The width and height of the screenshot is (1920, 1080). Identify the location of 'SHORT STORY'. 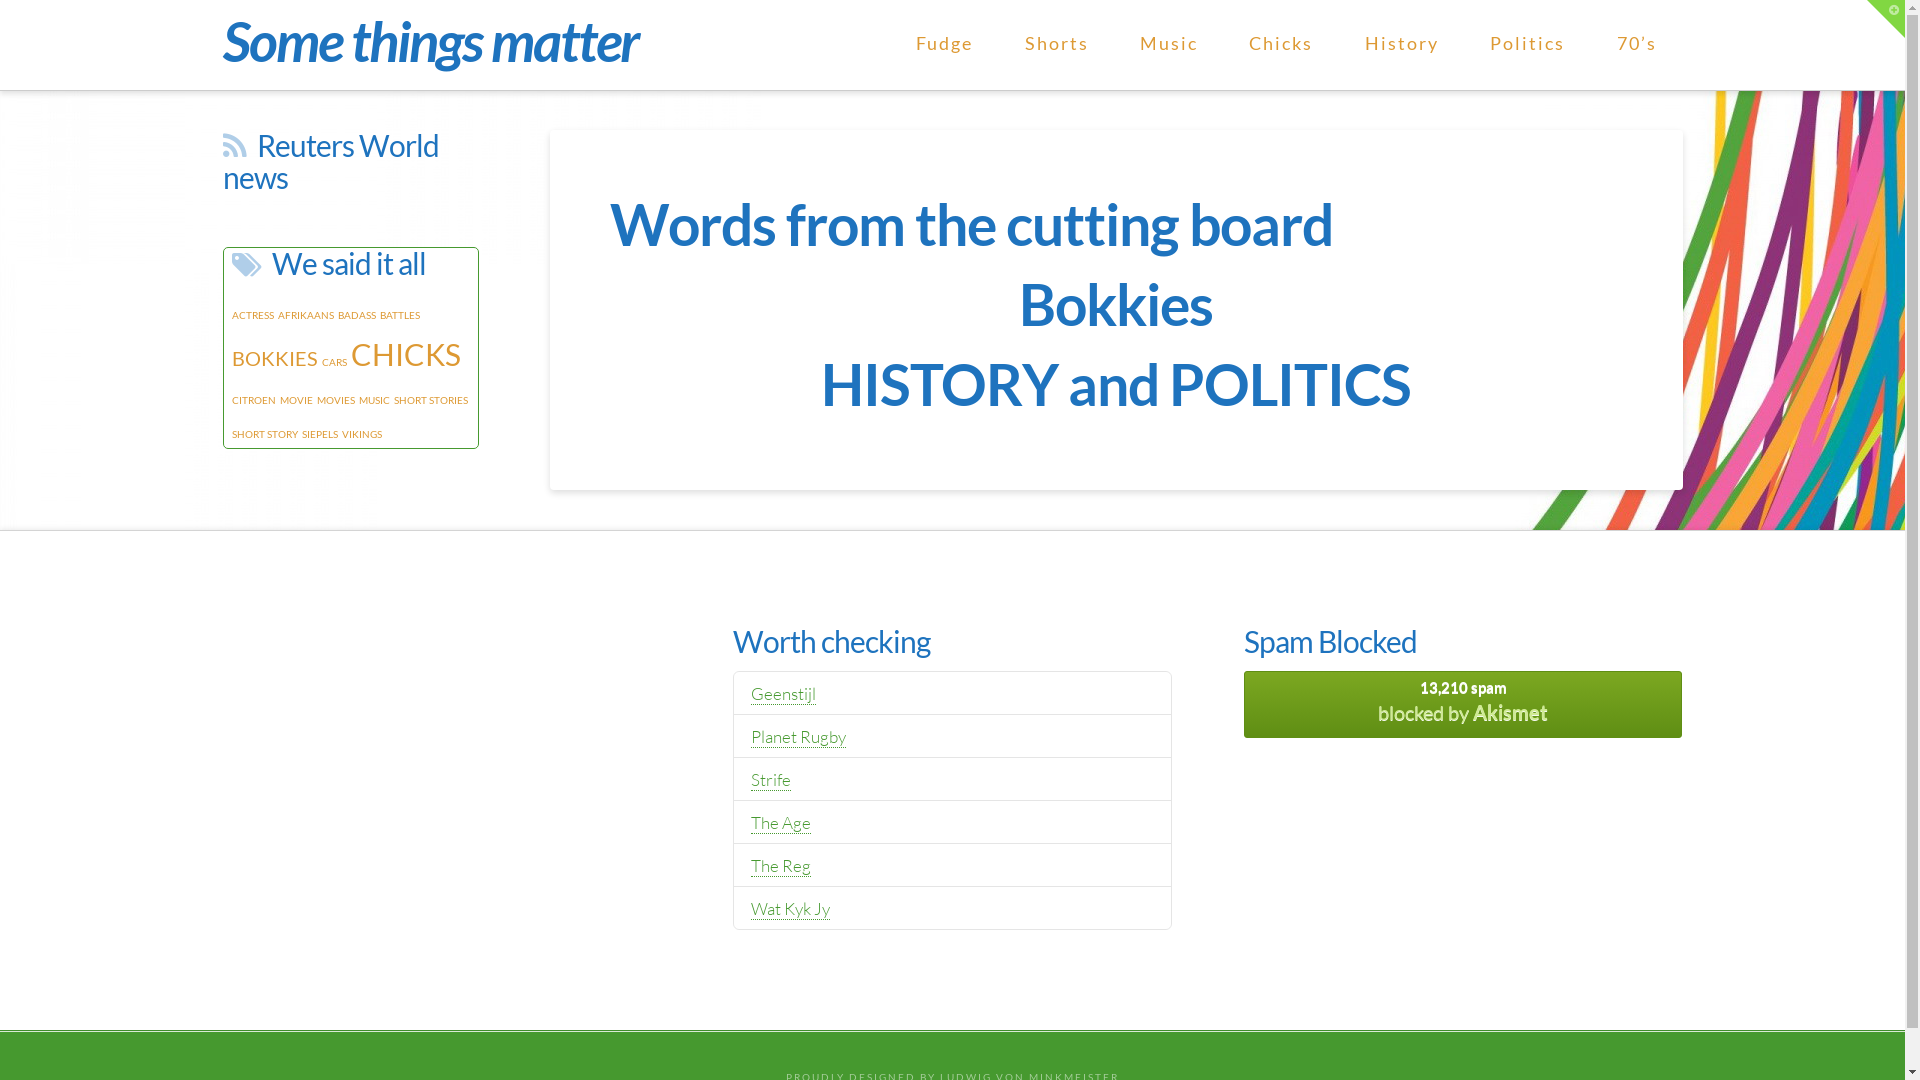
(263, 433).